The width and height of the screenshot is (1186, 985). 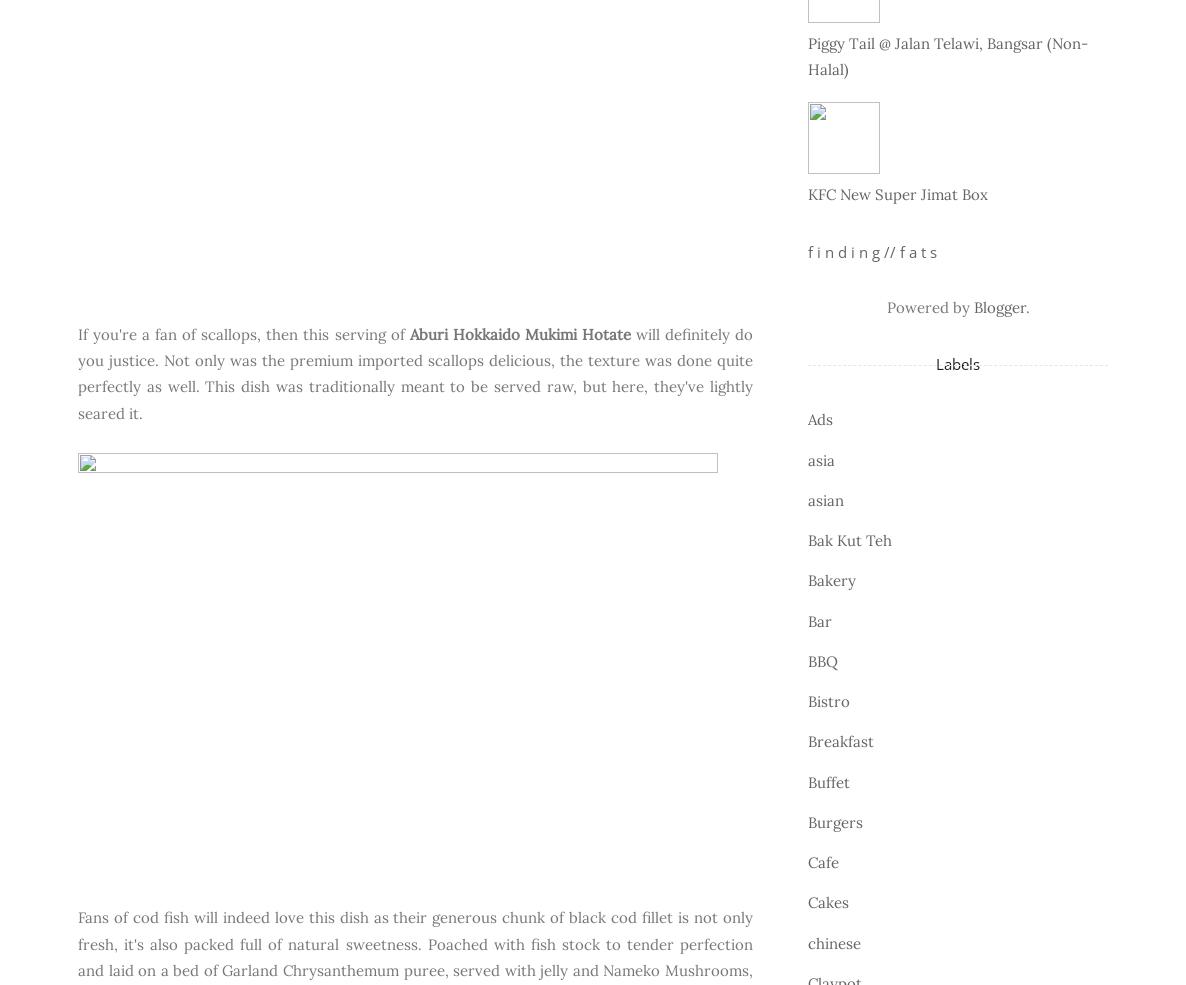 I want to click on 'Piggy Tail @ Jalan Telawi, Bangsar (Non-Halal)', so click(x=947, y=55).